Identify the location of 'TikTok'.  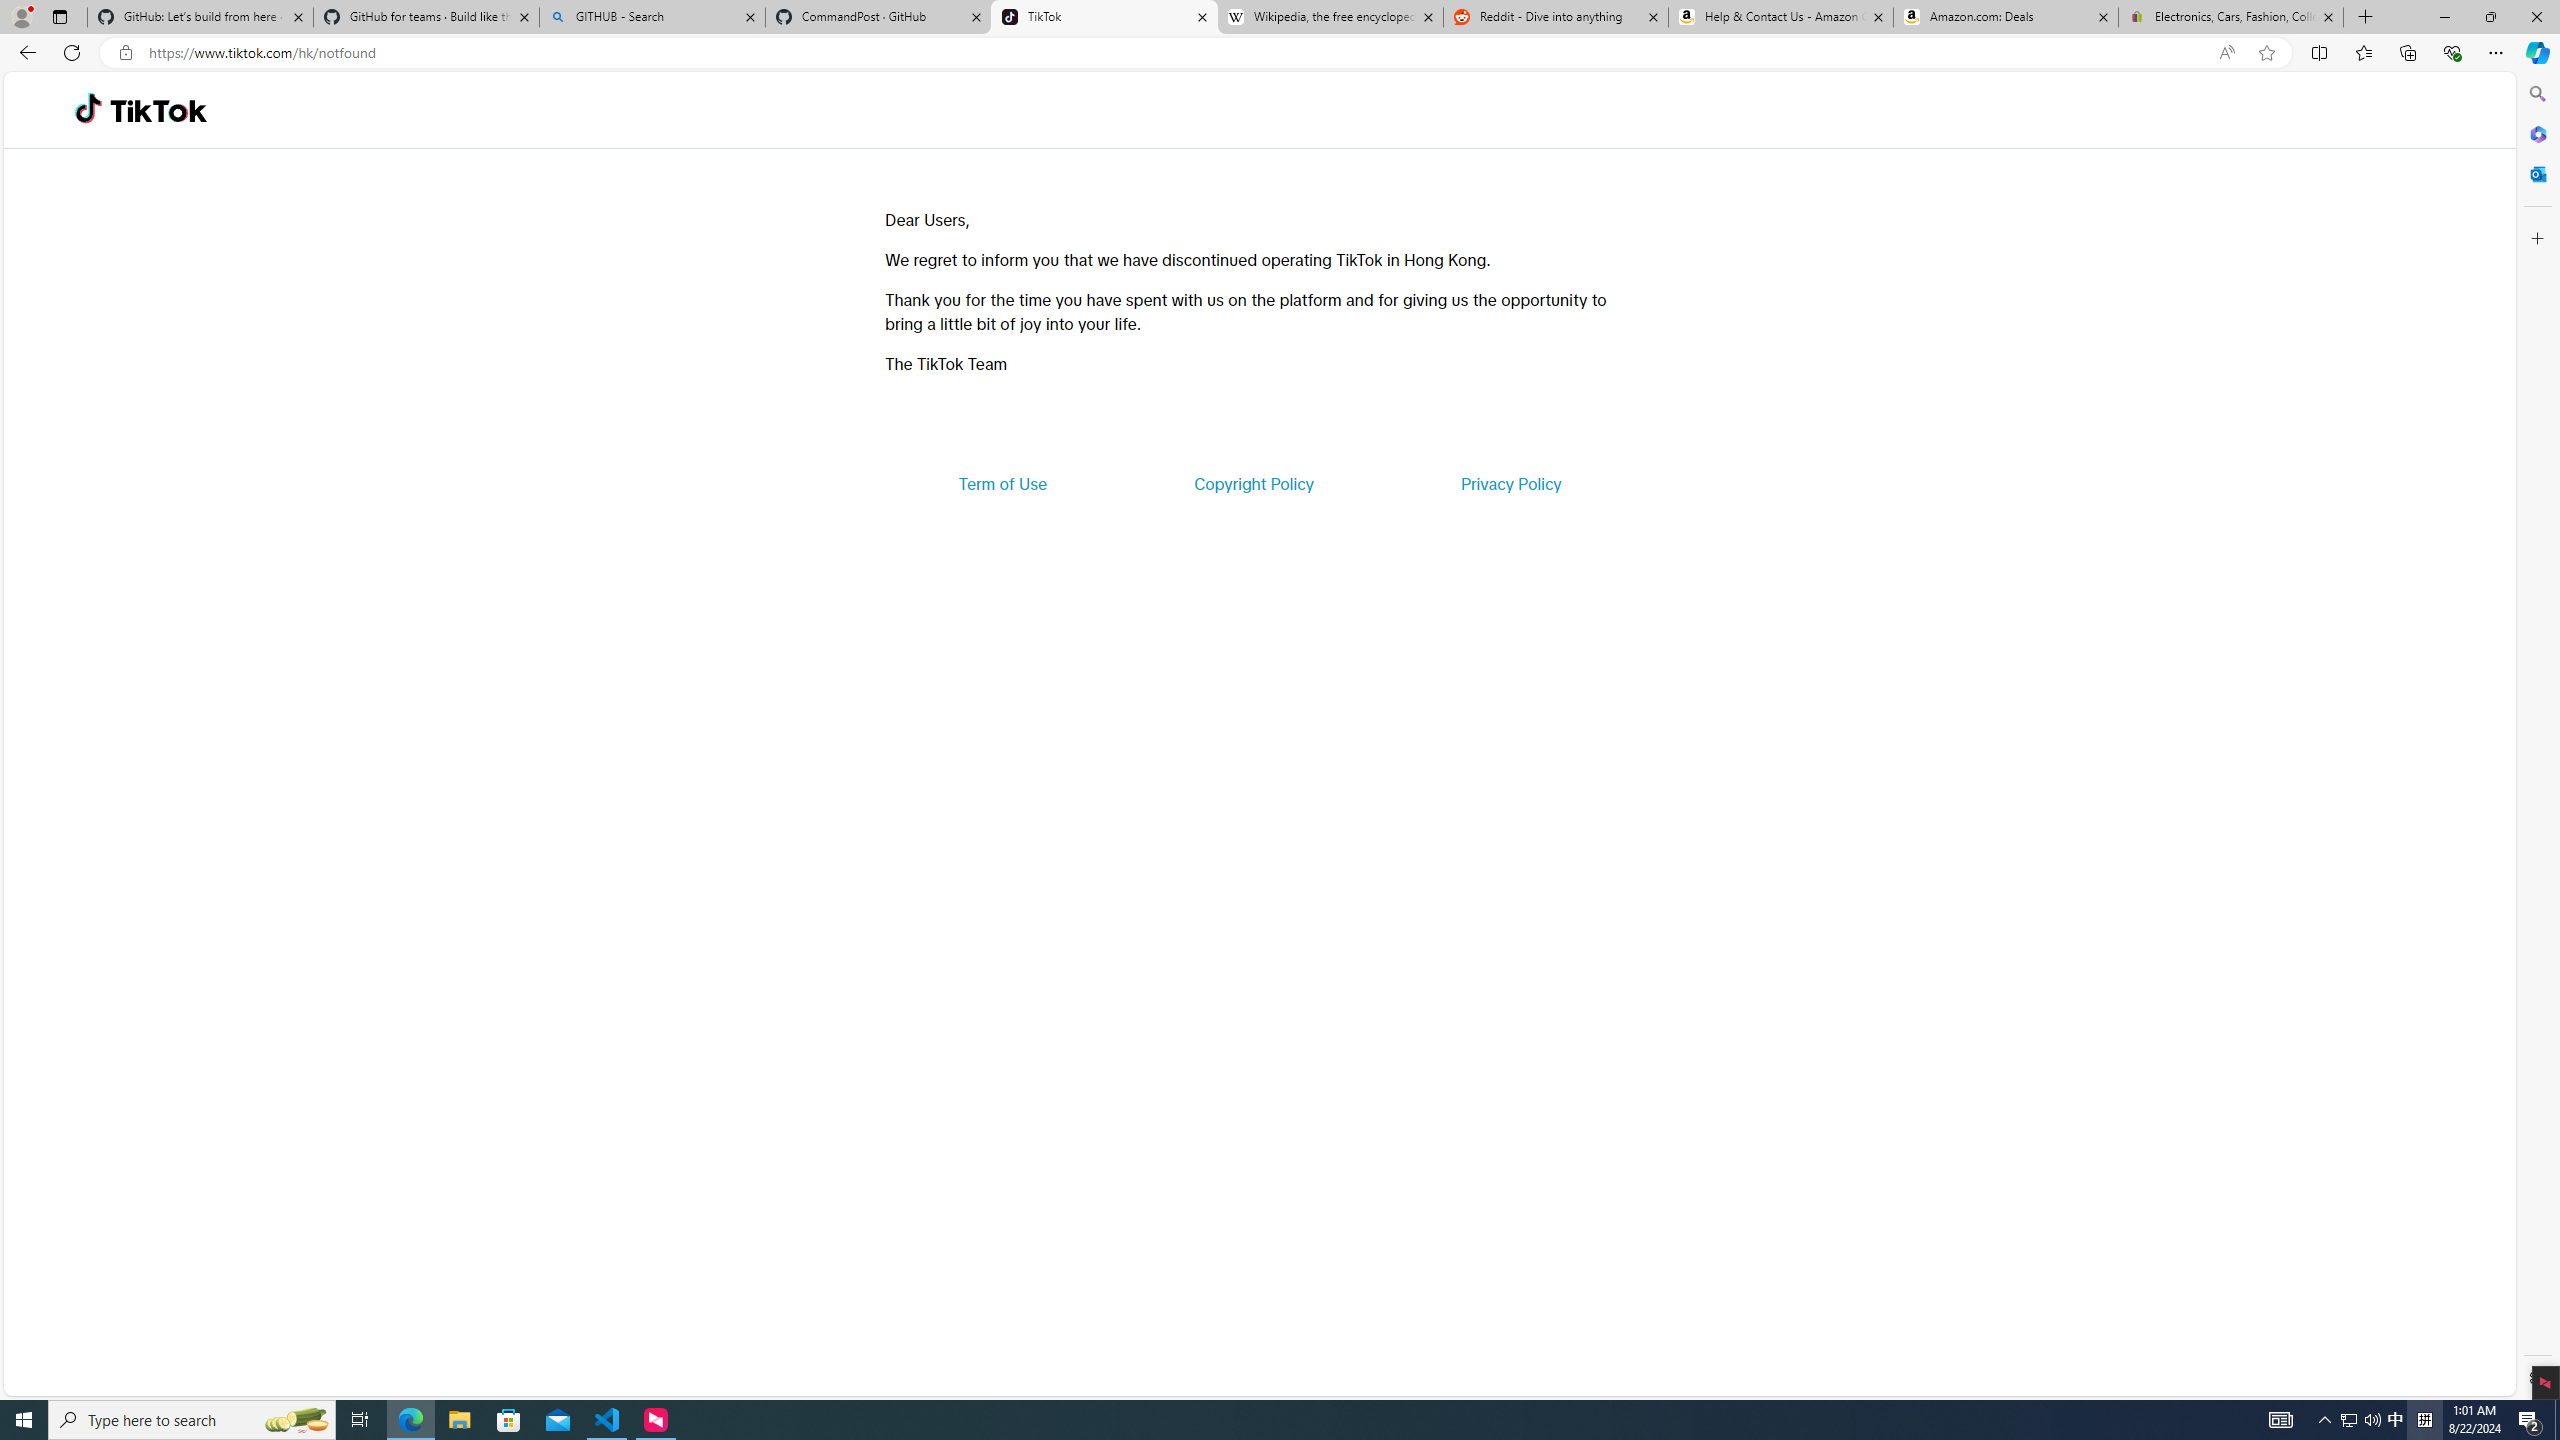
(158, 110).